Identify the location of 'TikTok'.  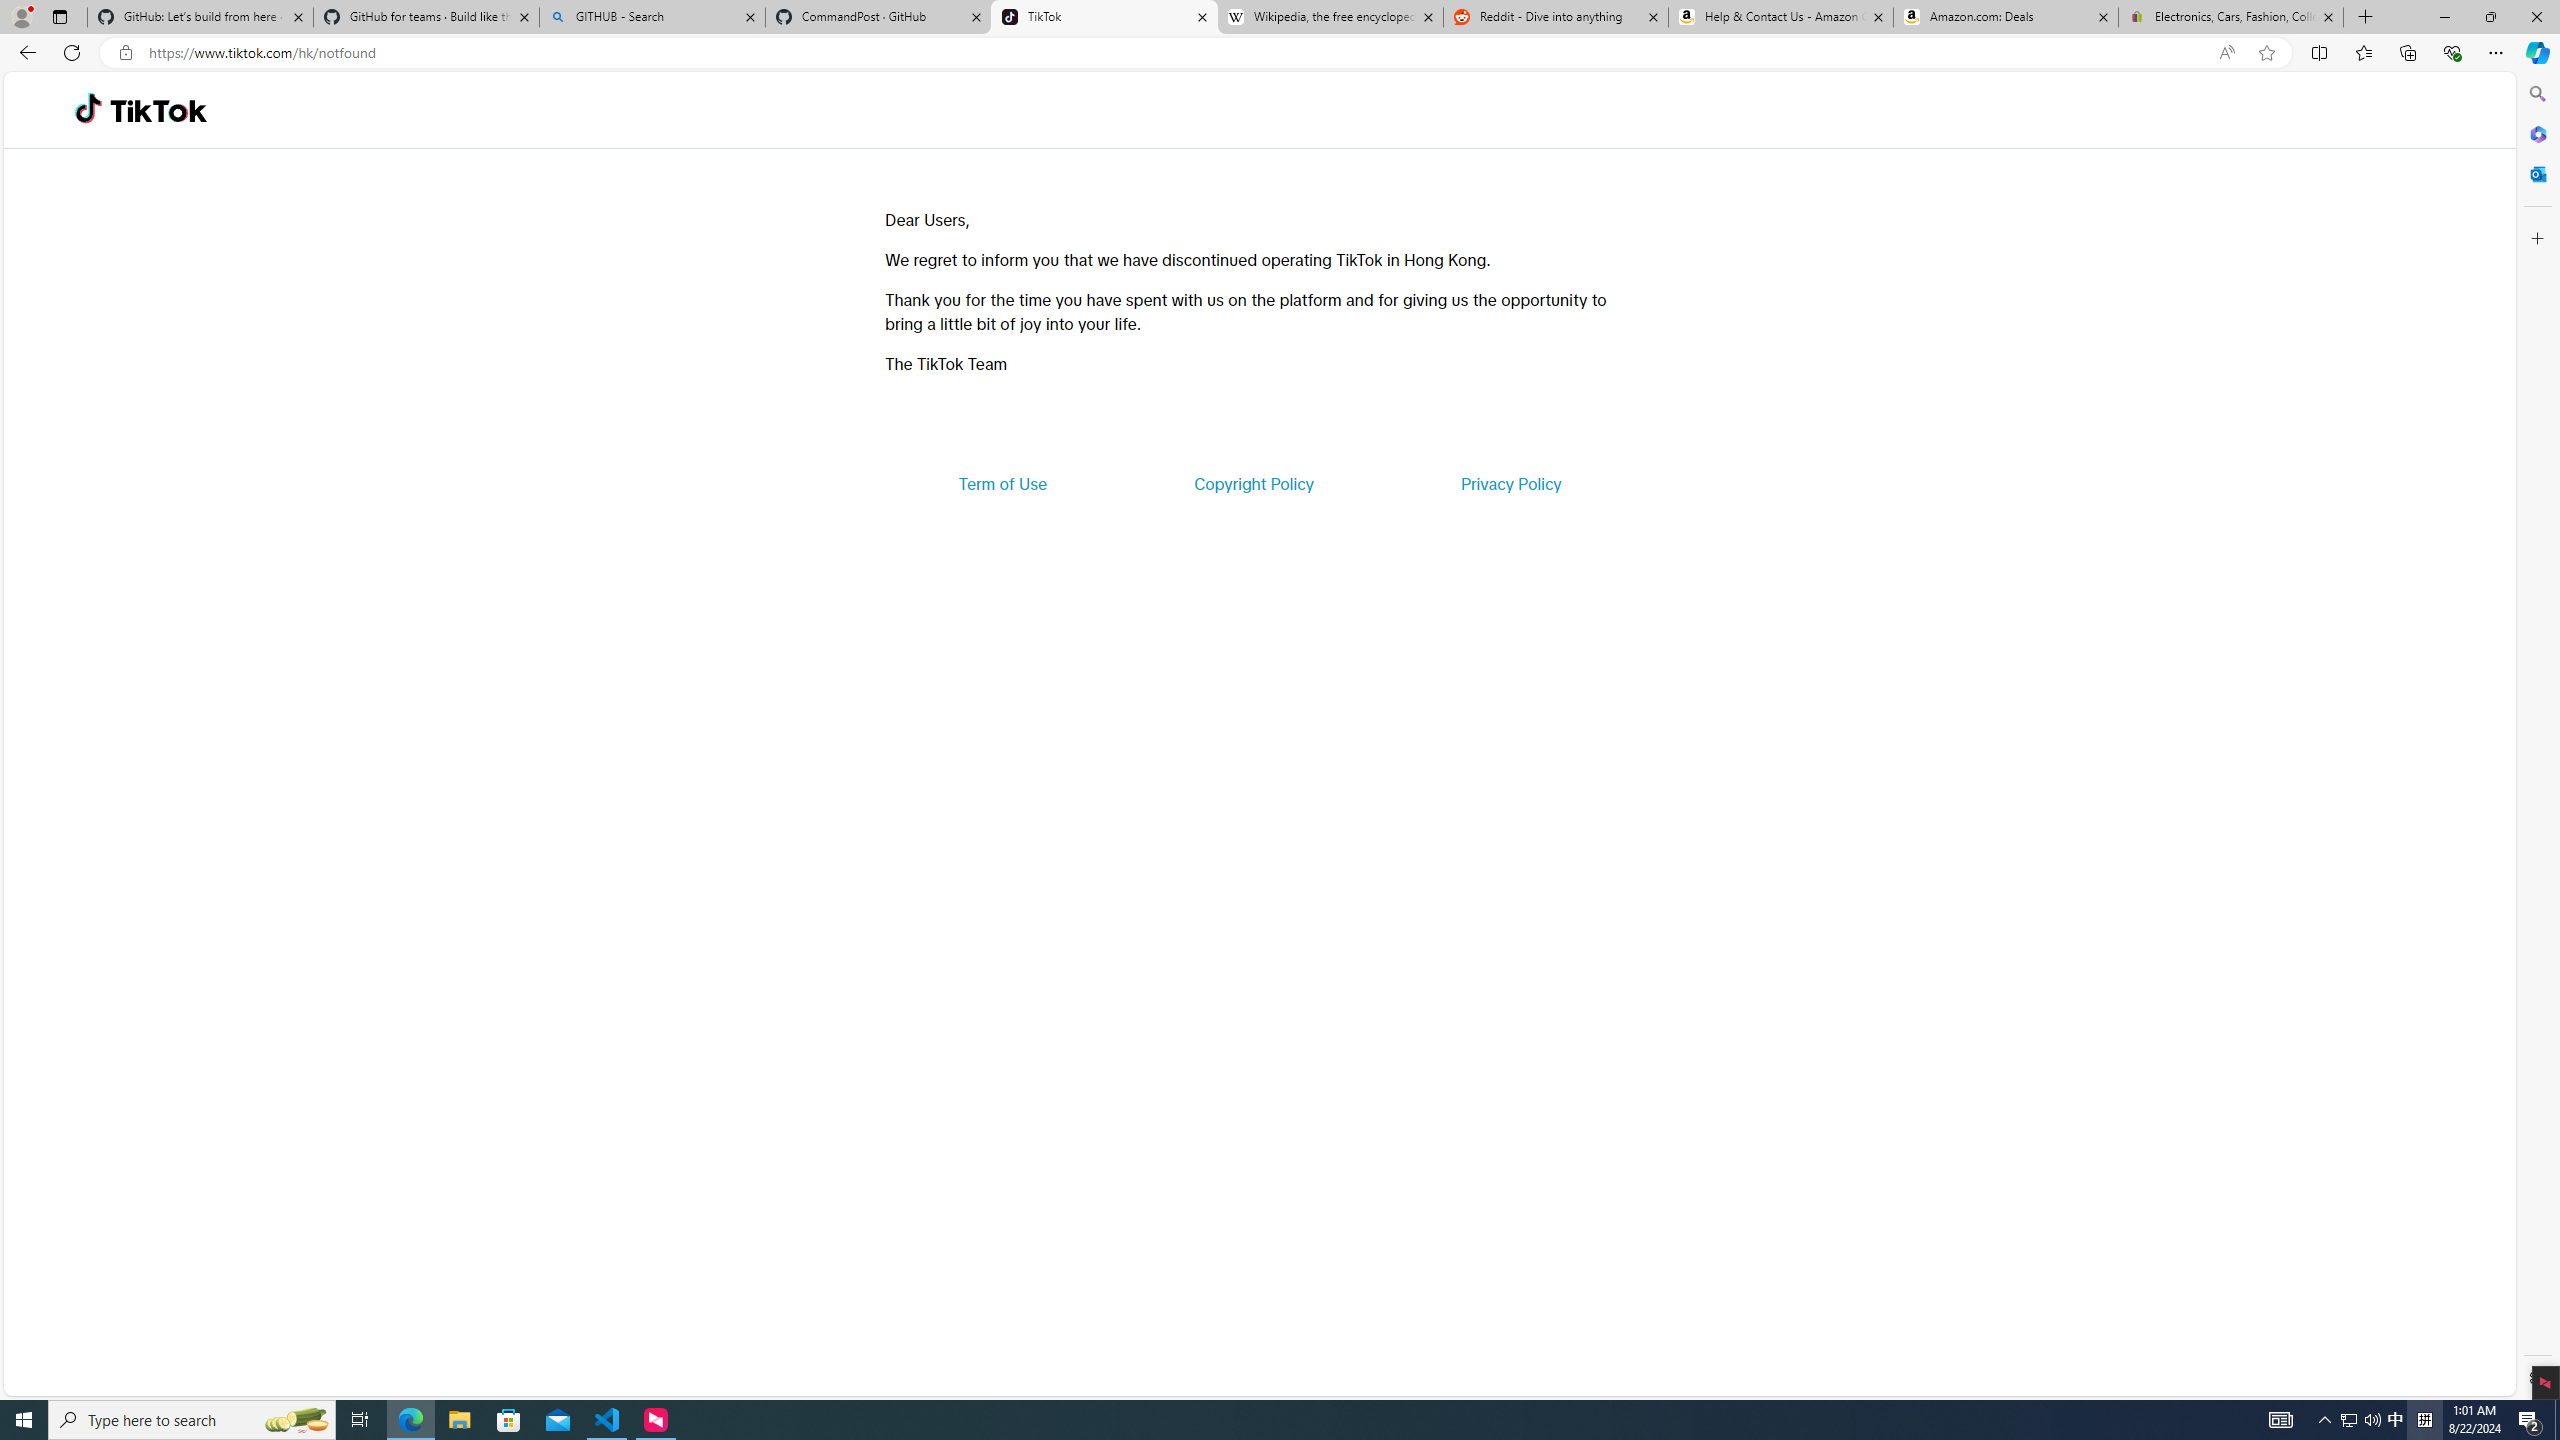
(158, 110).